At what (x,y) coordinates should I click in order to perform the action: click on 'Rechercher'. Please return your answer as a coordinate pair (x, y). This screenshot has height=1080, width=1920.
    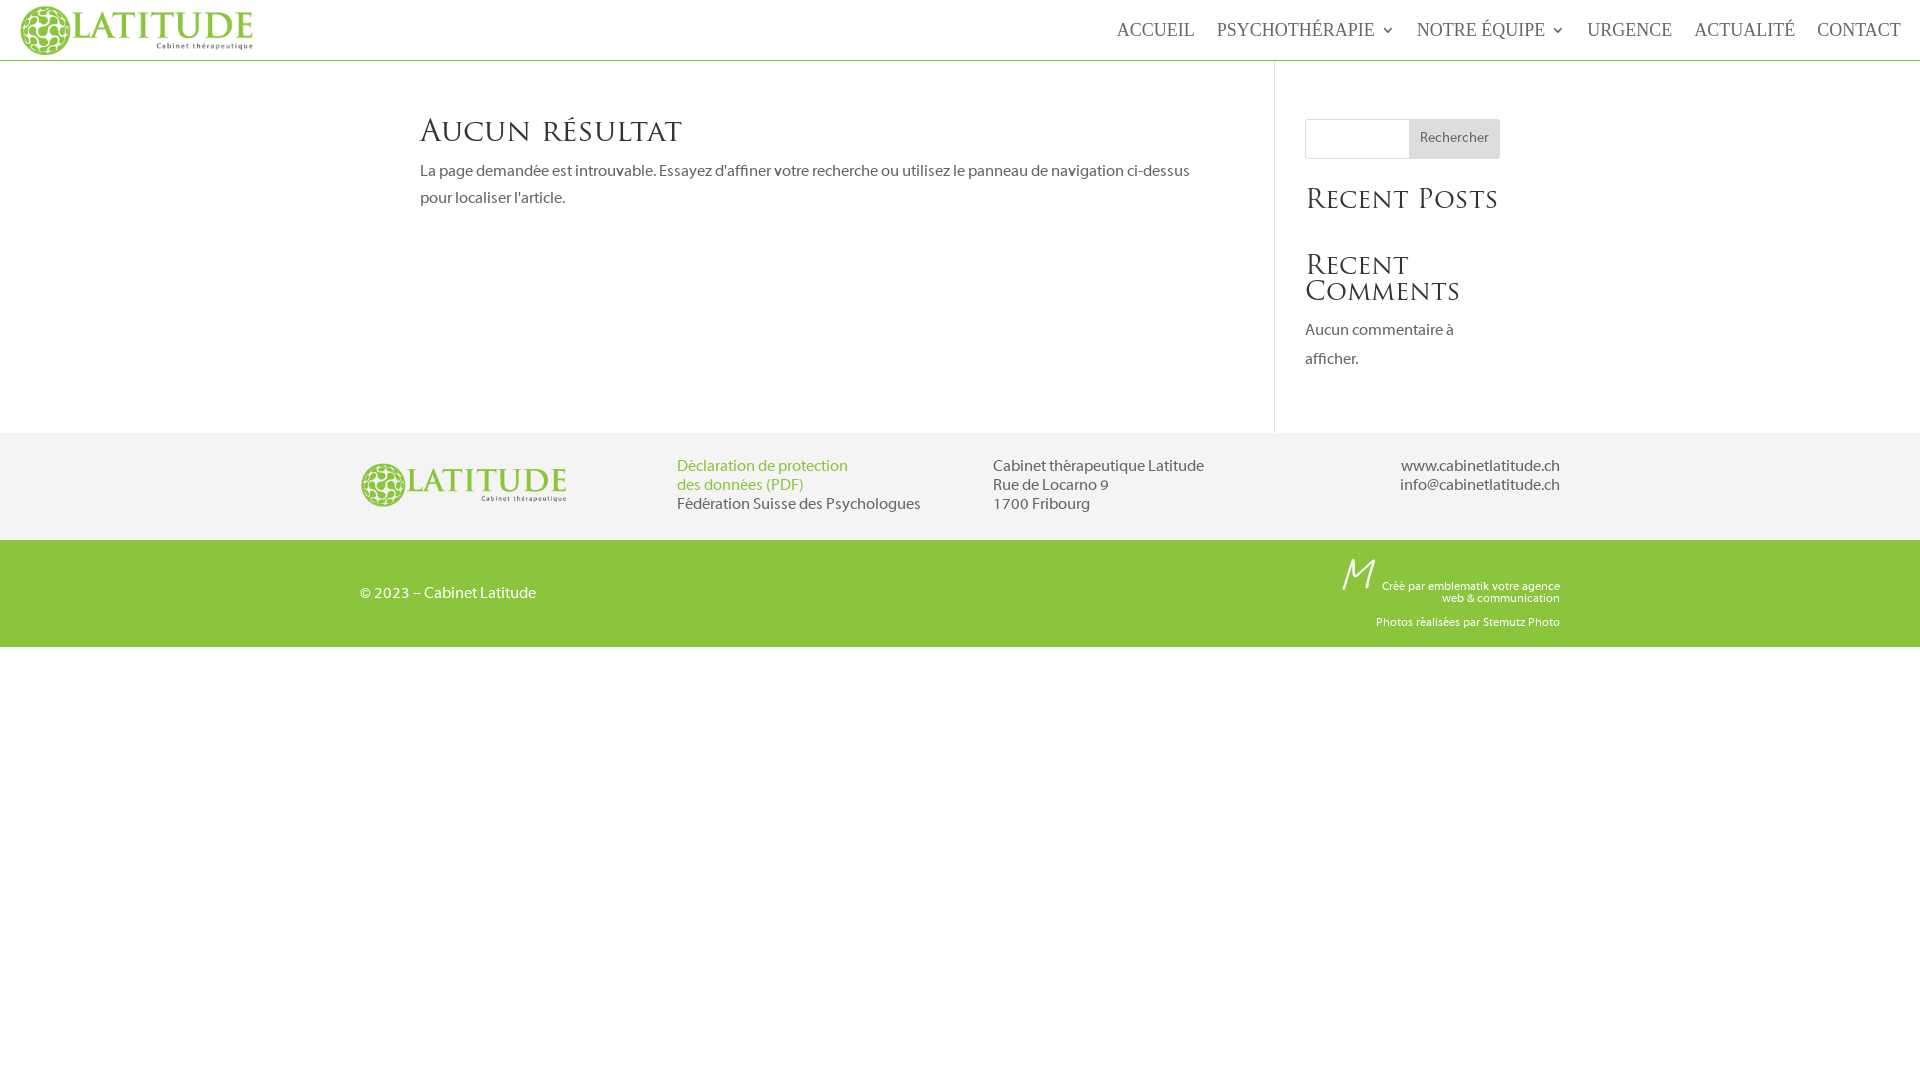
    Looking at the image, I should click on (1408, 137).